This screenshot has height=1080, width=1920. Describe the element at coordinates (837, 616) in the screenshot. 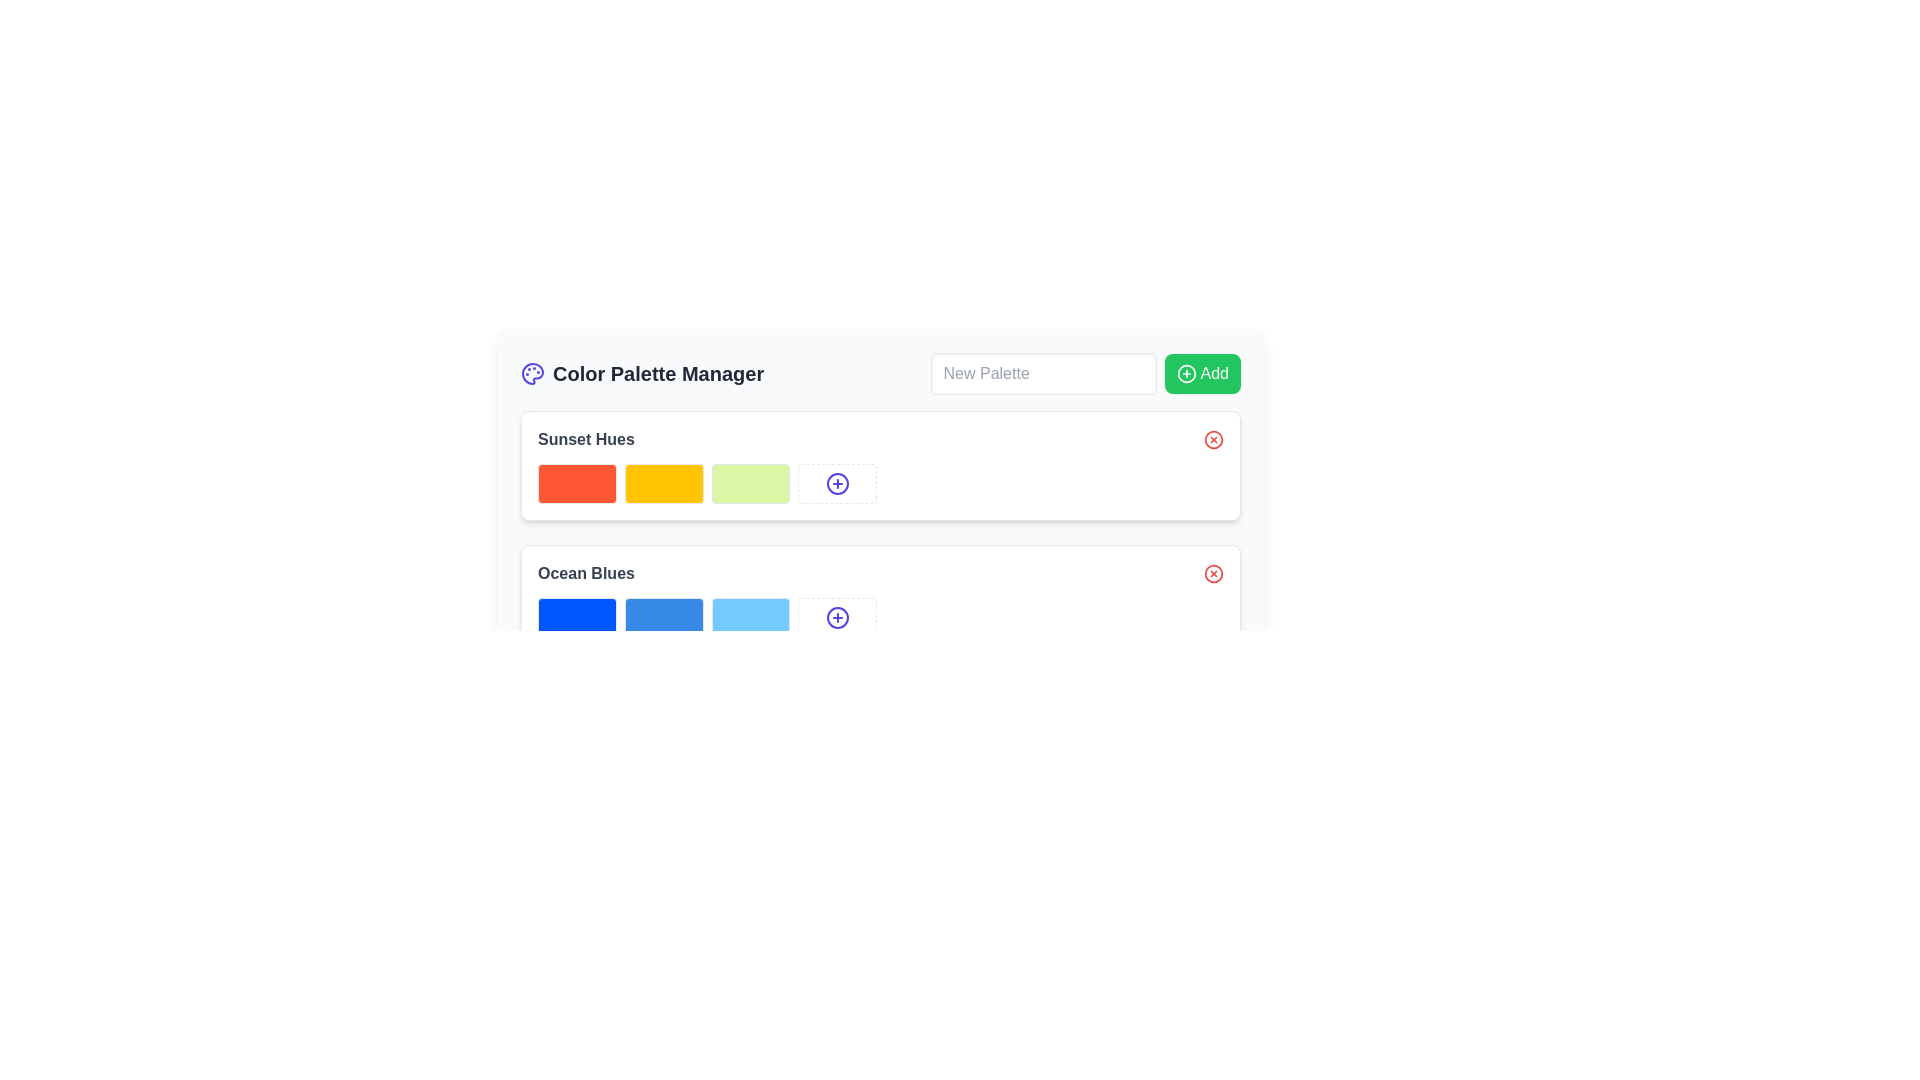

I see `the circular indigo button with a '+' symbol located to the right of the color blocks in the 'Sunset Hues' category` at that location.